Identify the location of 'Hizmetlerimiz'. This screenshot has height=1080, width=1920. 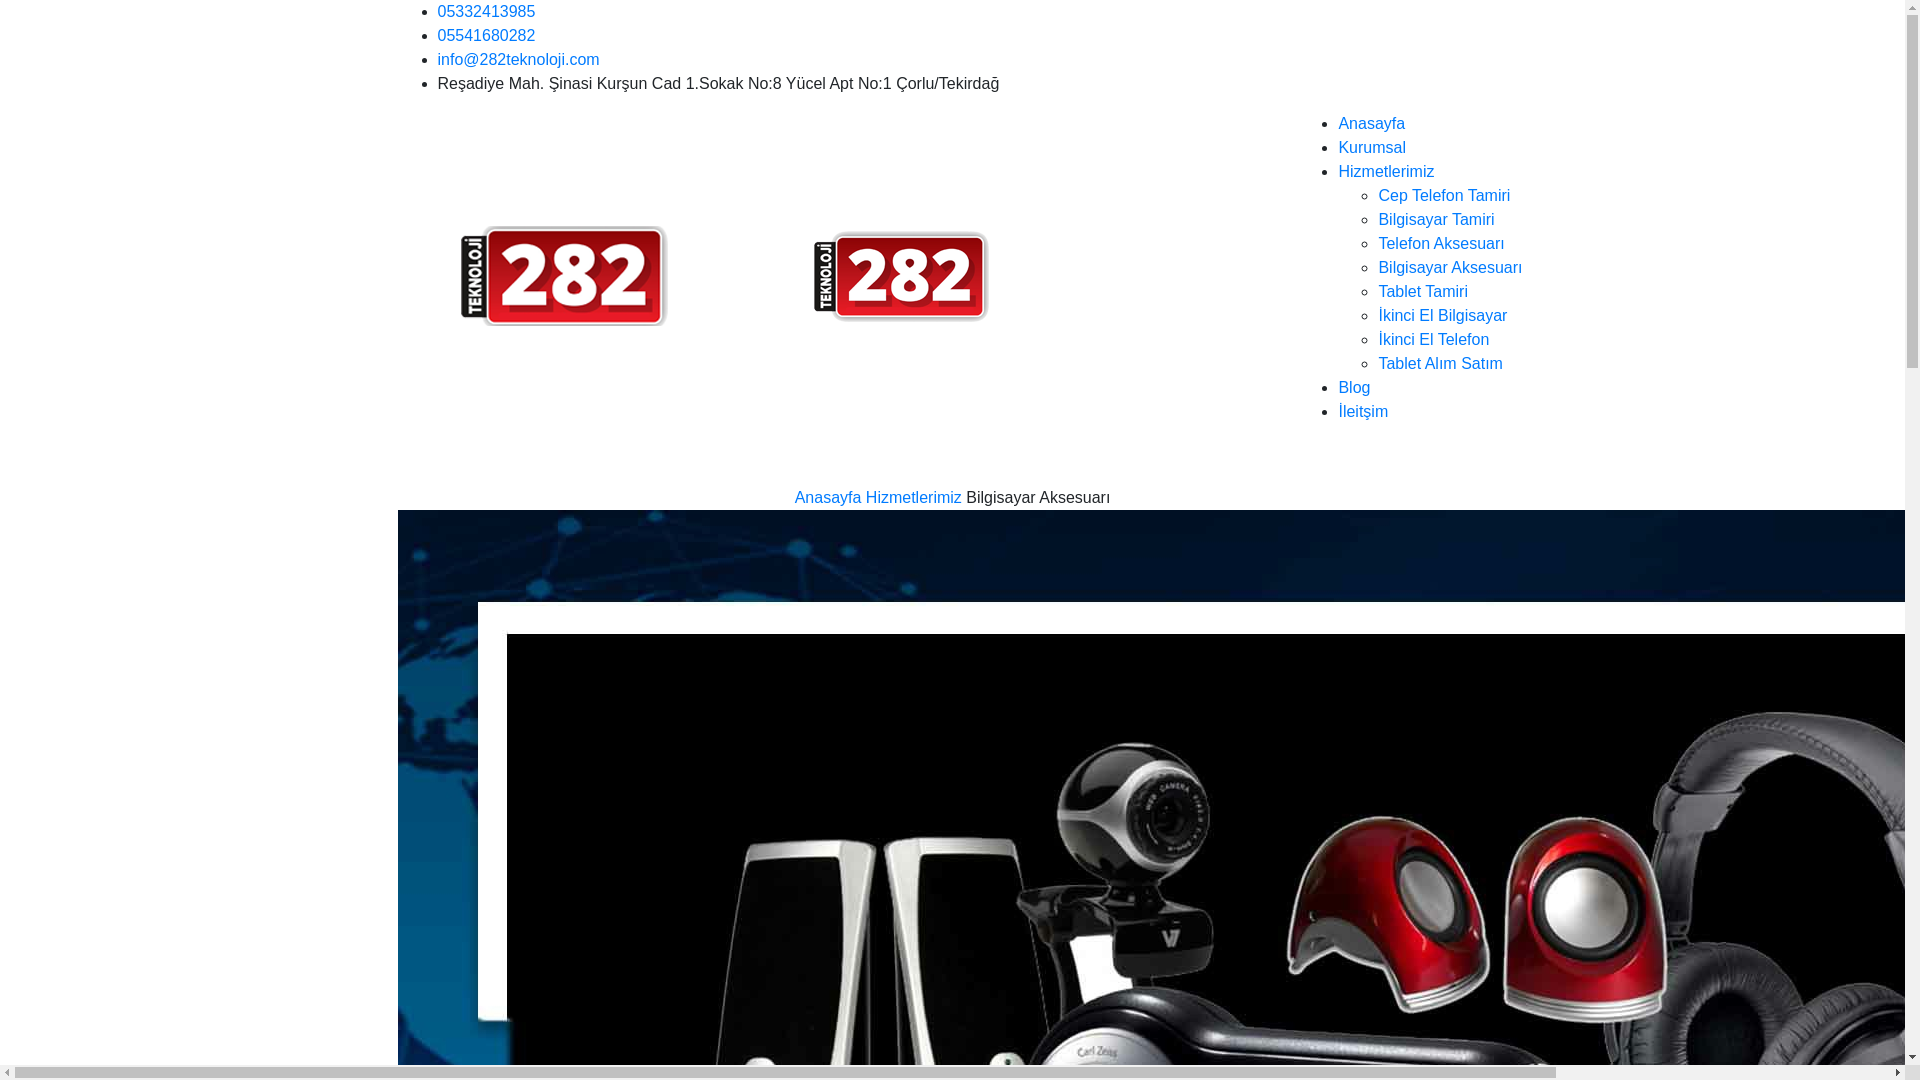
(1385, 170).